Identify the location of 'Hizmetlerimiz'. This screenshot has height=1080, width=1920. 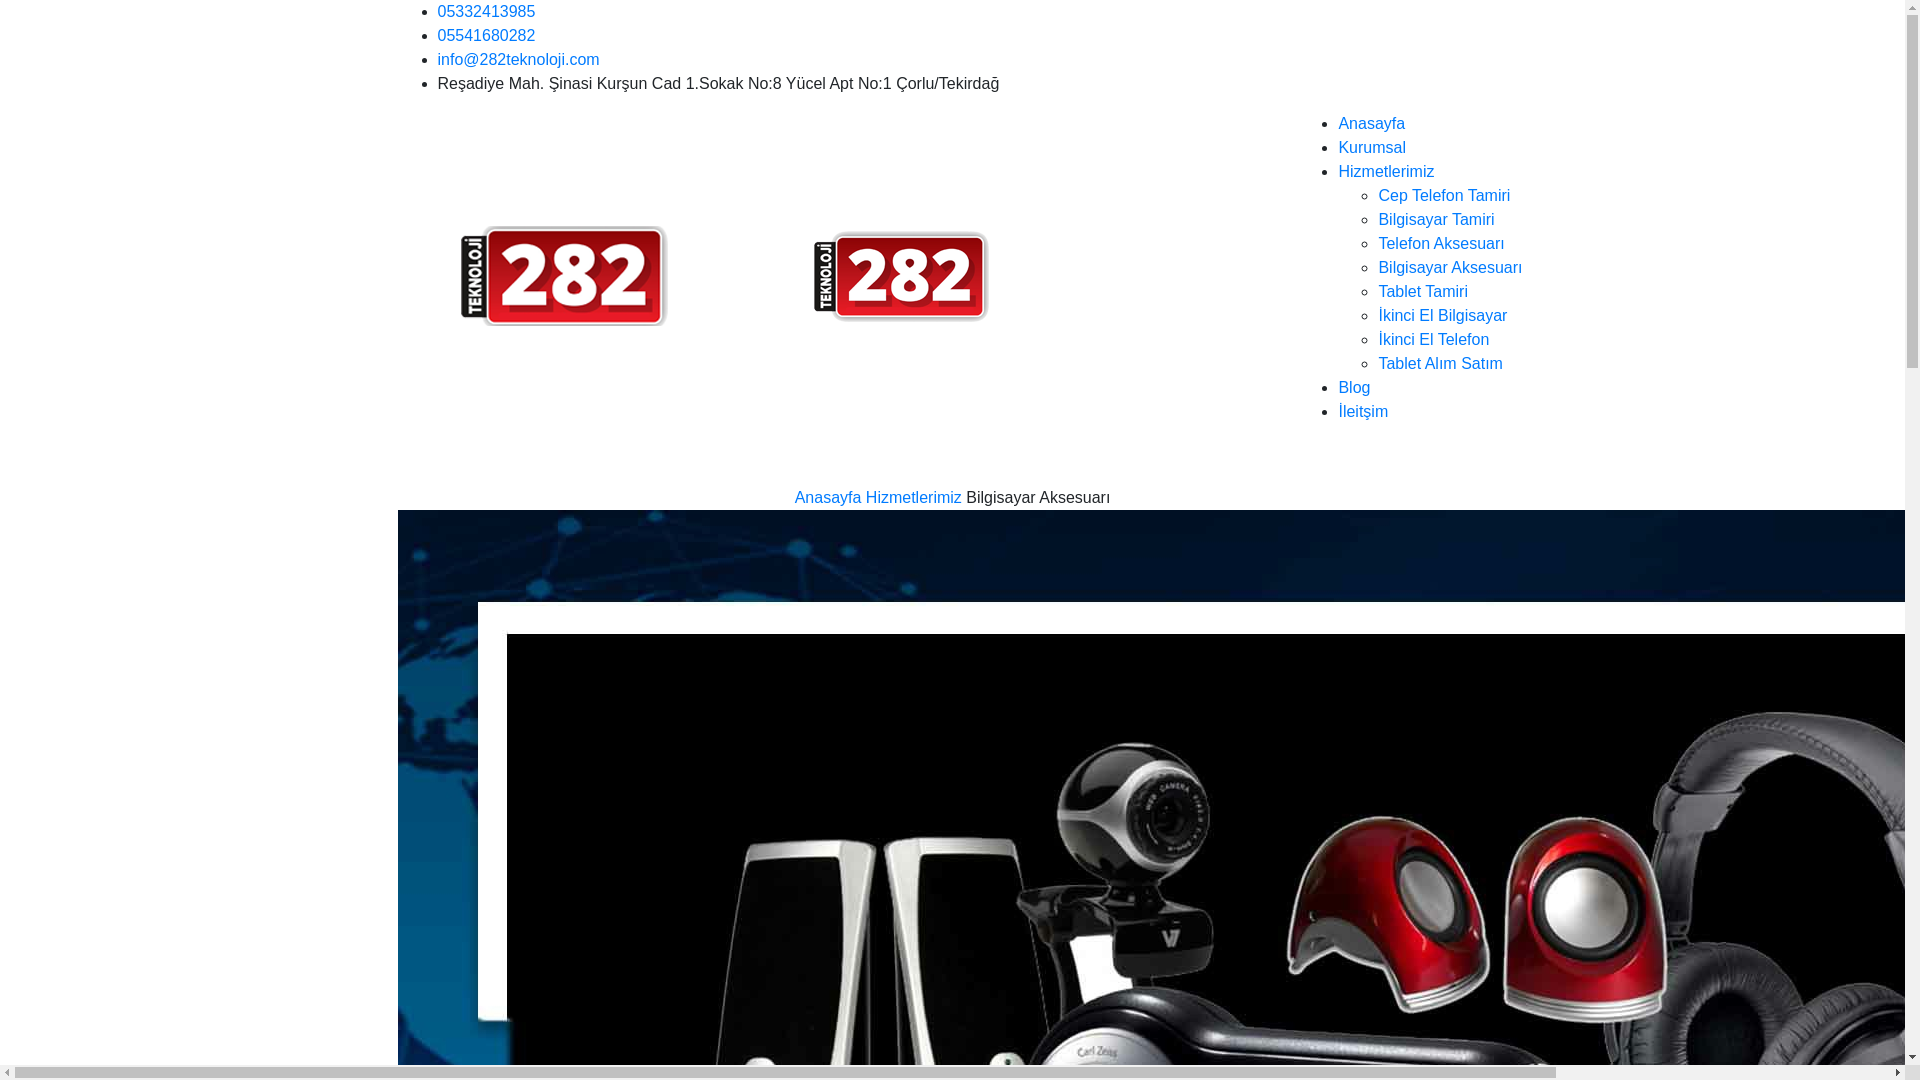
(1385, 170).